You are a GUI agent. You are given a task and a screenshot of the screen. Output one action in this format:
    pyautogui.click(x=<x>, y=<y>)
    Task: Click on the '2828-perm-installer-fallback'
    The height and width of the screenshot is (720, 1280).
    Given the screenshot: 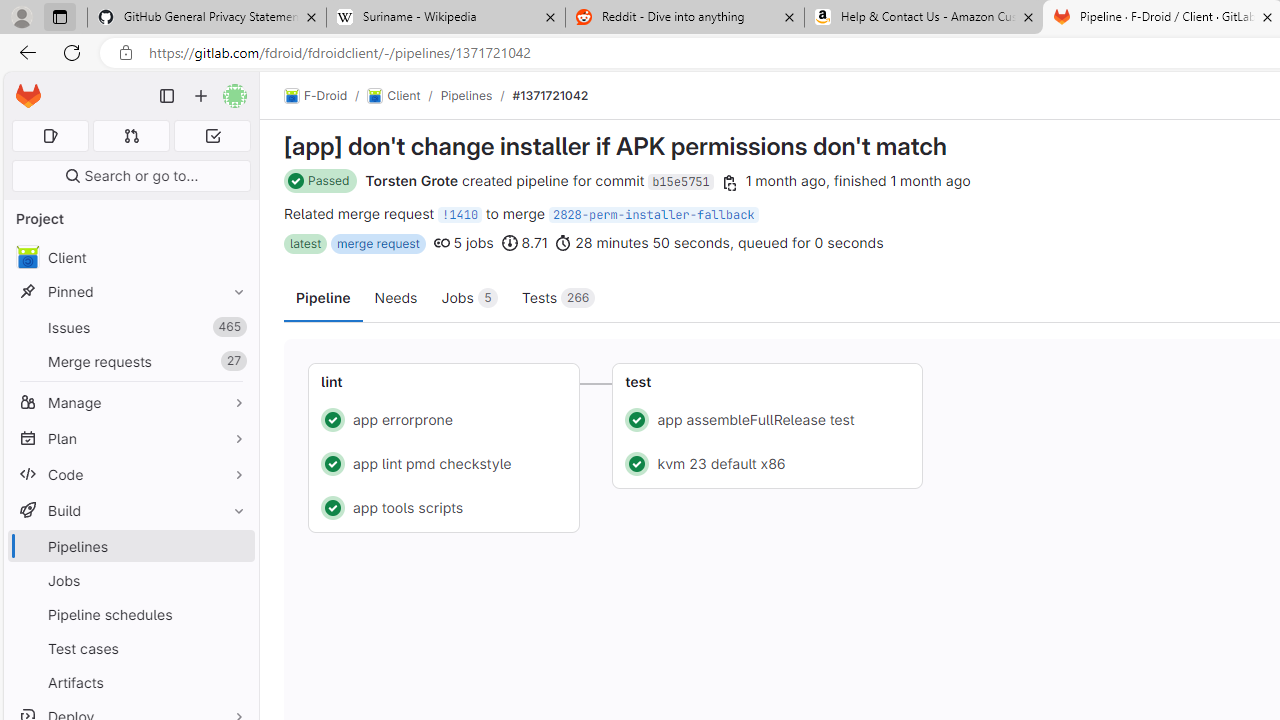 What is the action you would take?
    pyautogui.click(x=653, y=214)
    